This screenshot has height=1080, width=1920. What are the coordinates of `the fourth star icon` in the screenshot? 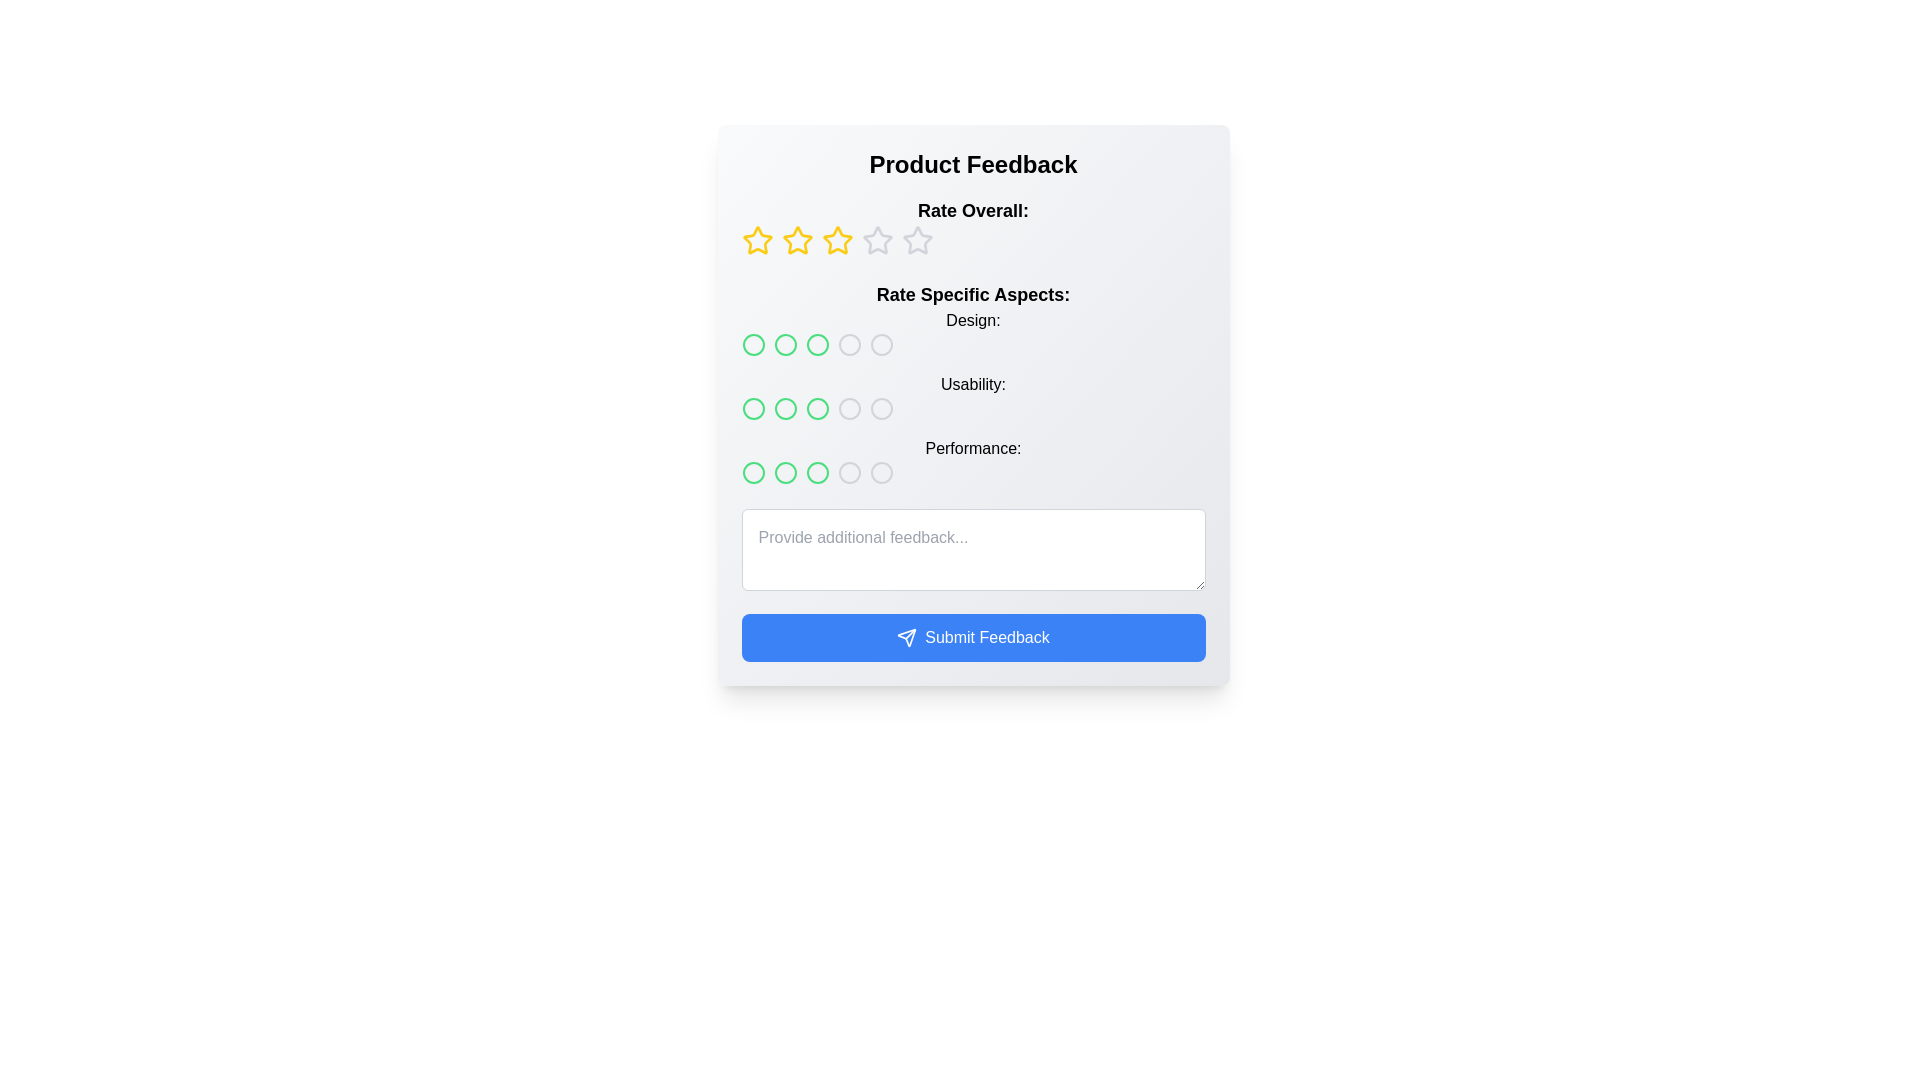 It's located at (837, 239).